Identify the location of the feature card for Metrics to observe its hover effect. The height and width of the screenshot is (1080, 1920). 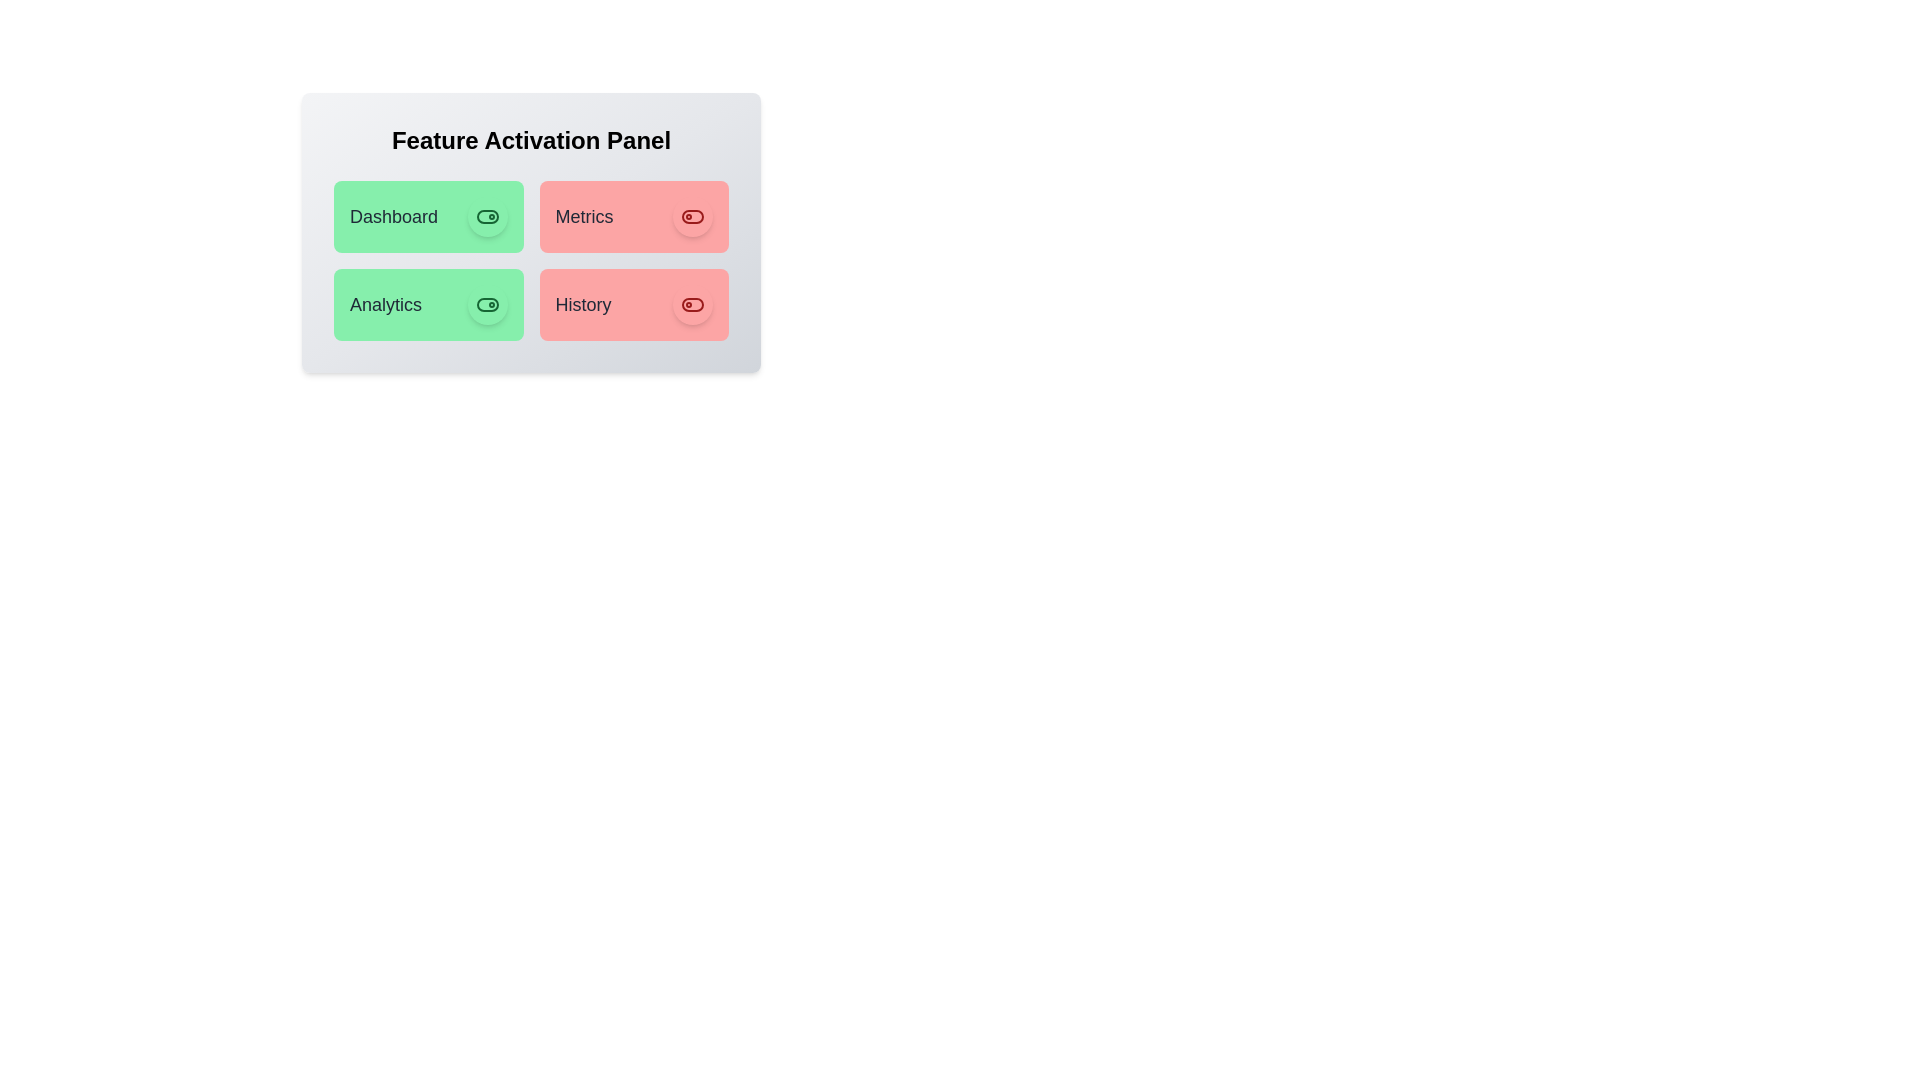
(633, 216).